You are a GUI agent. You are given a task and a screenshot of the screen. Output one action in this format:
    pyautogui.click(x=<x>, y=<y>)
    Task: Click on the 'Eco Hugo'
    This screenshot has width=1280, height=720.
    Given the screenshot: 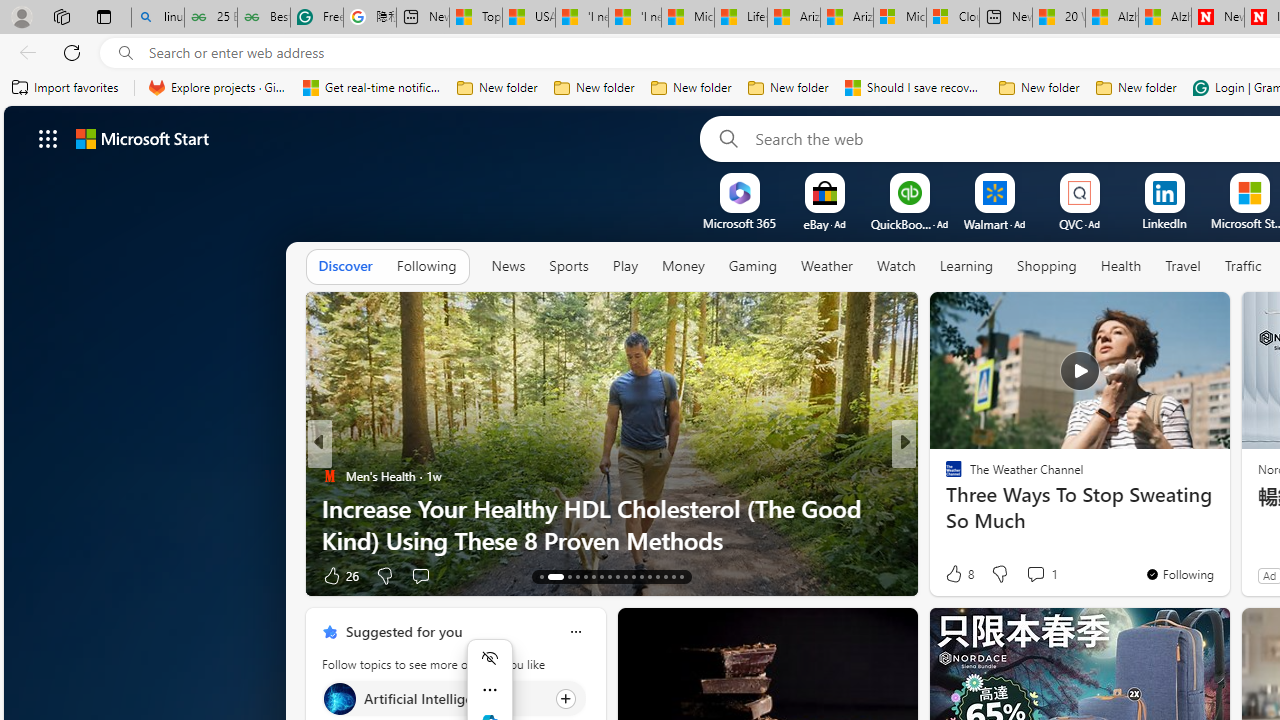 What is the action you would take?
    pyautogui.click(x=944, y=475)
    